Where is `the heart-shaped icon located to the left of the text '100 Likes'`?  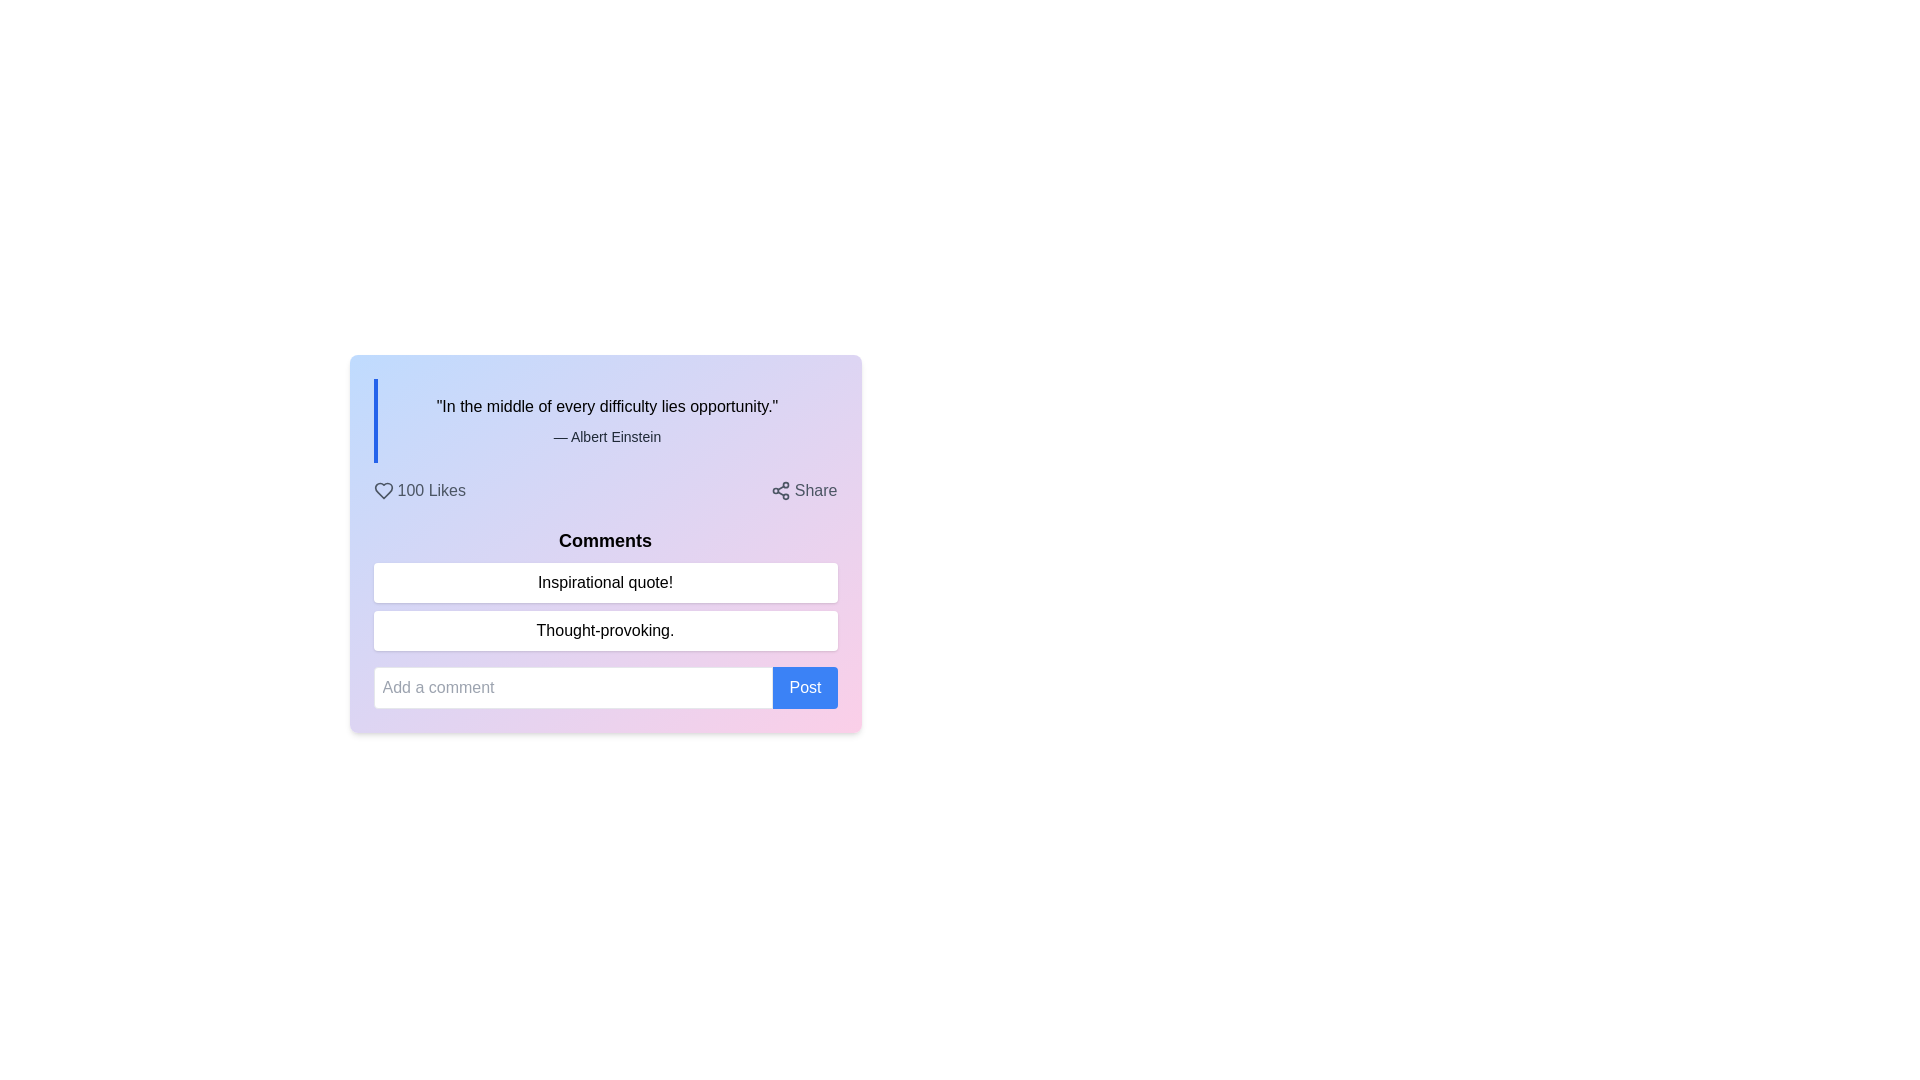 the heart-shaped icon located to the left of the text '100 Likes' is located at coordinates (383, 490).